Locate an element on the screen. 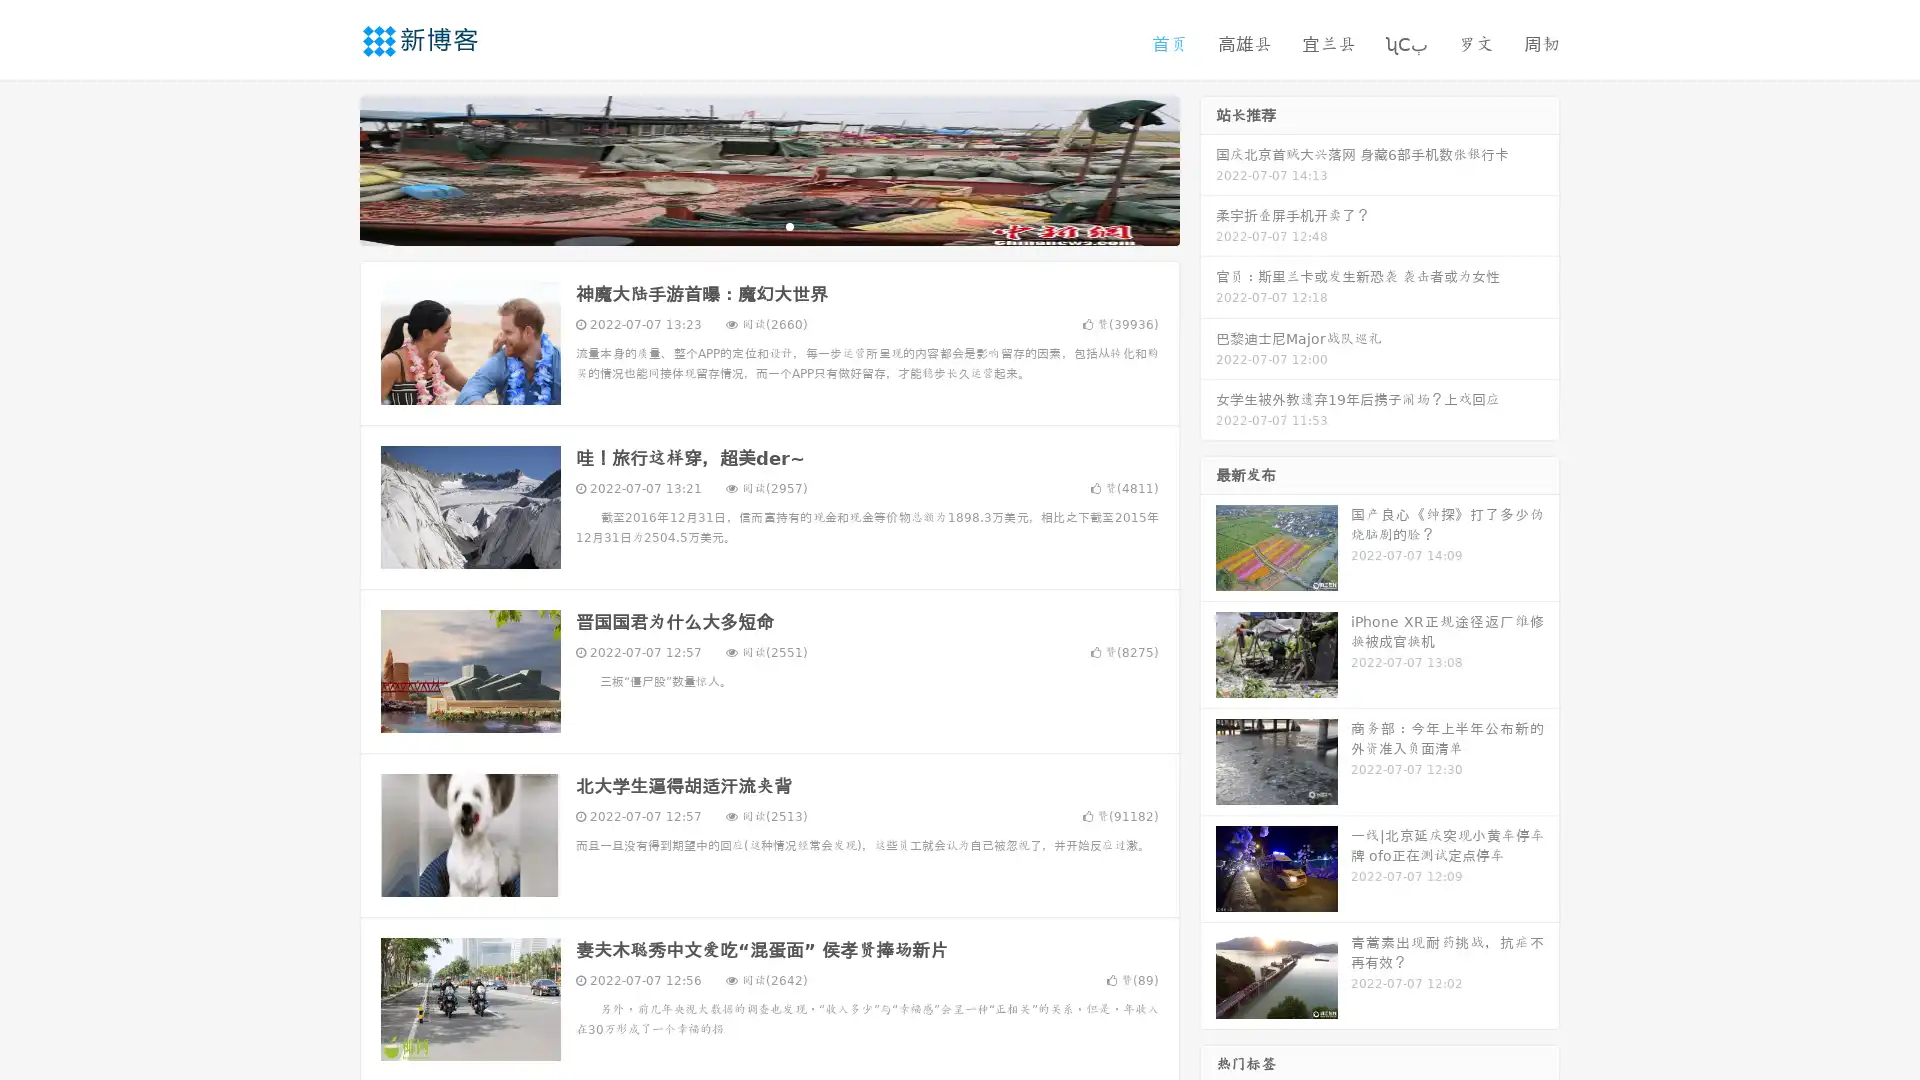 The height and width of the screenshot is (1080, 1920). Go to slide 2 is located at coordinates (768, 225).